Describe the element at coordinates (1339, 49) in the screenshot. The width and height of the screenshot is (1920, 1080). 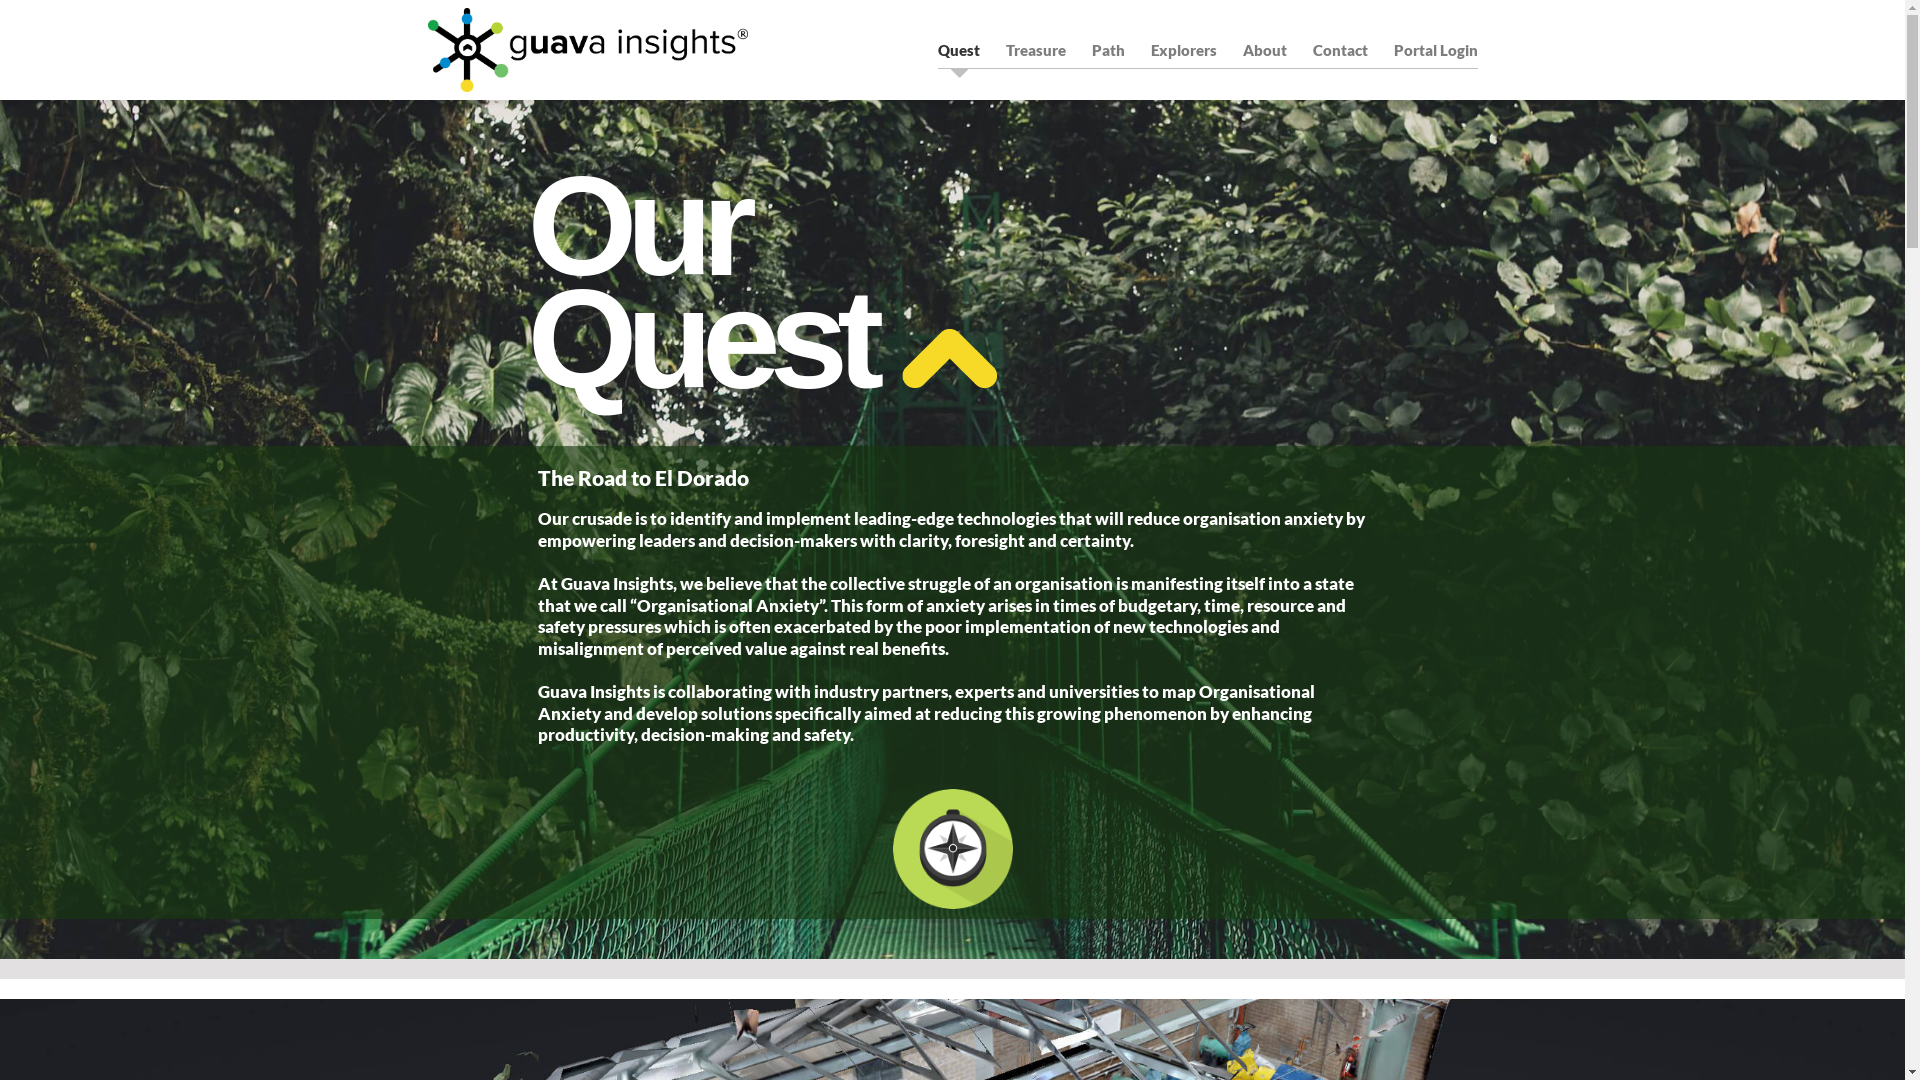
I see `'Contact'` at that location.